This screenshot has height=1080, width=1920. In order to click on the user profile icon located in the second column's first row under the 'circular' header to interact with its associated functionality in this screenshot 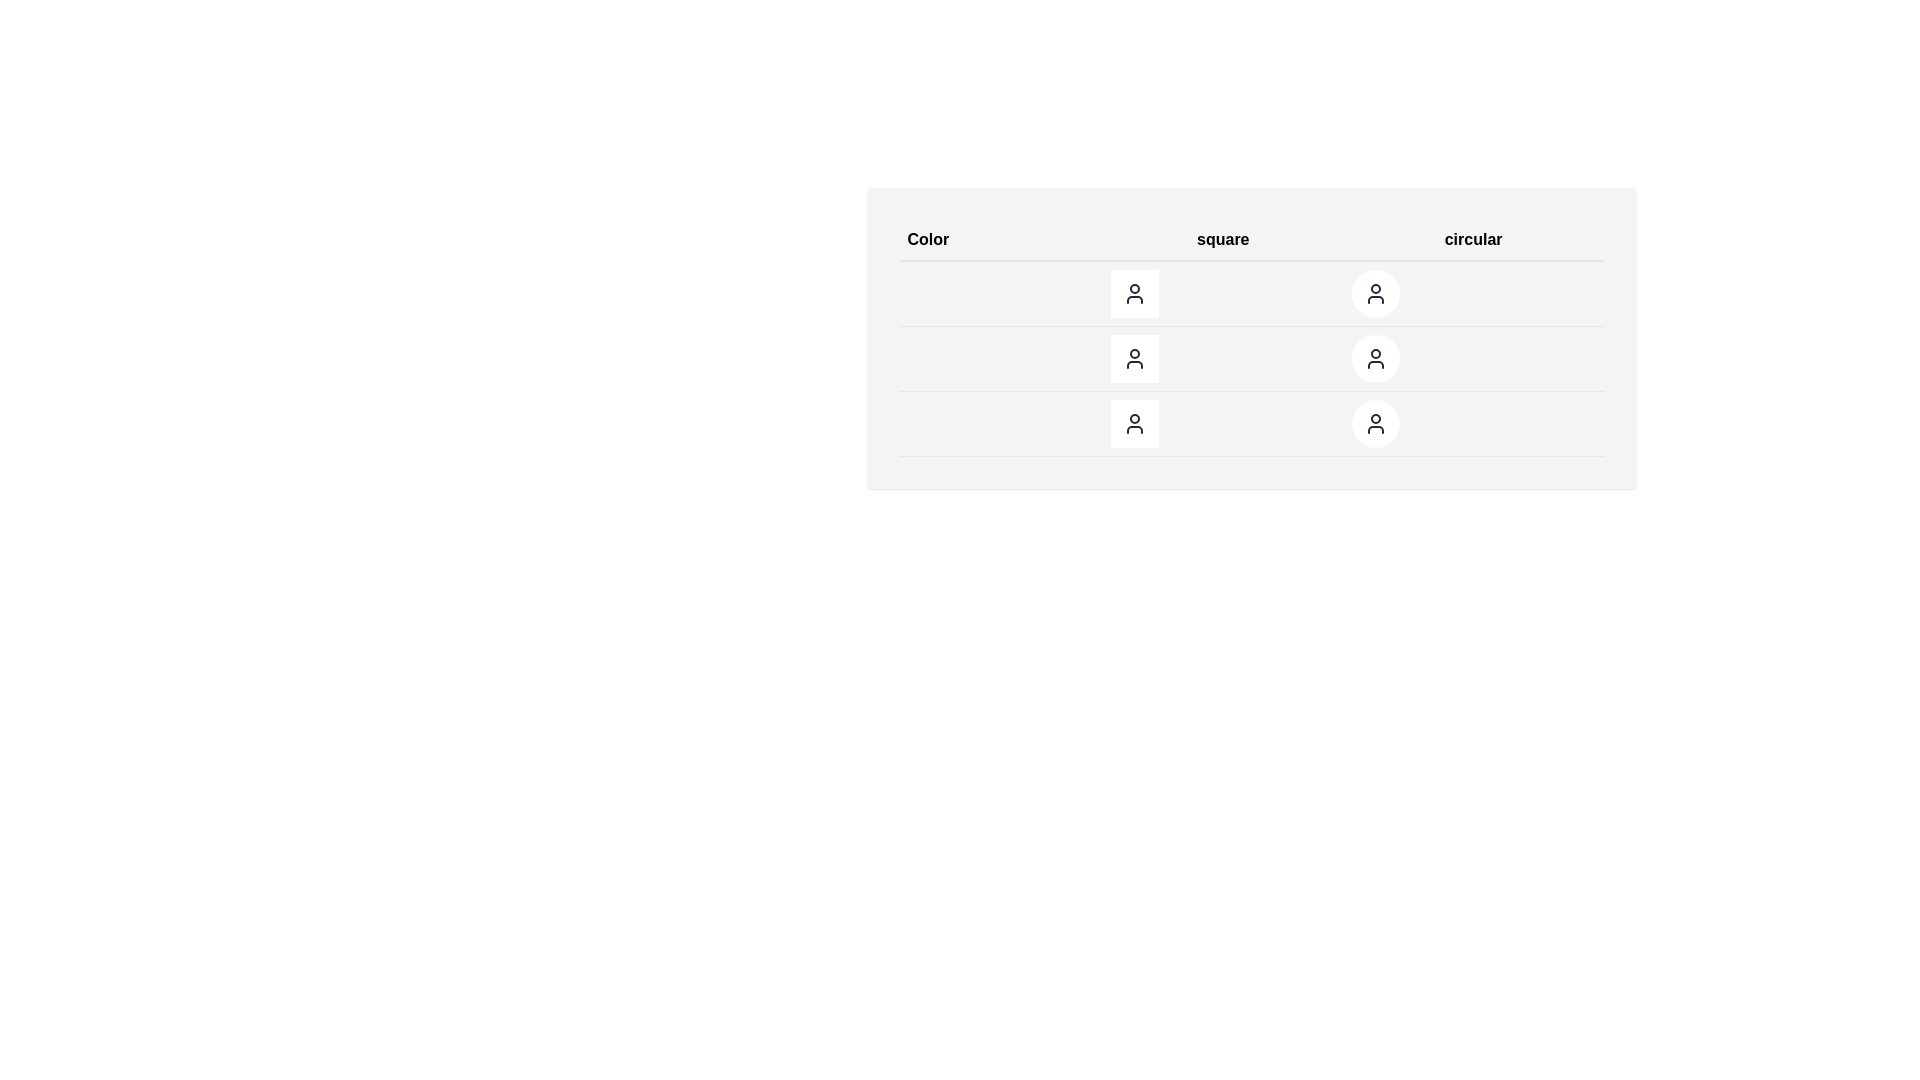, I will do `click(1374, 293)`.